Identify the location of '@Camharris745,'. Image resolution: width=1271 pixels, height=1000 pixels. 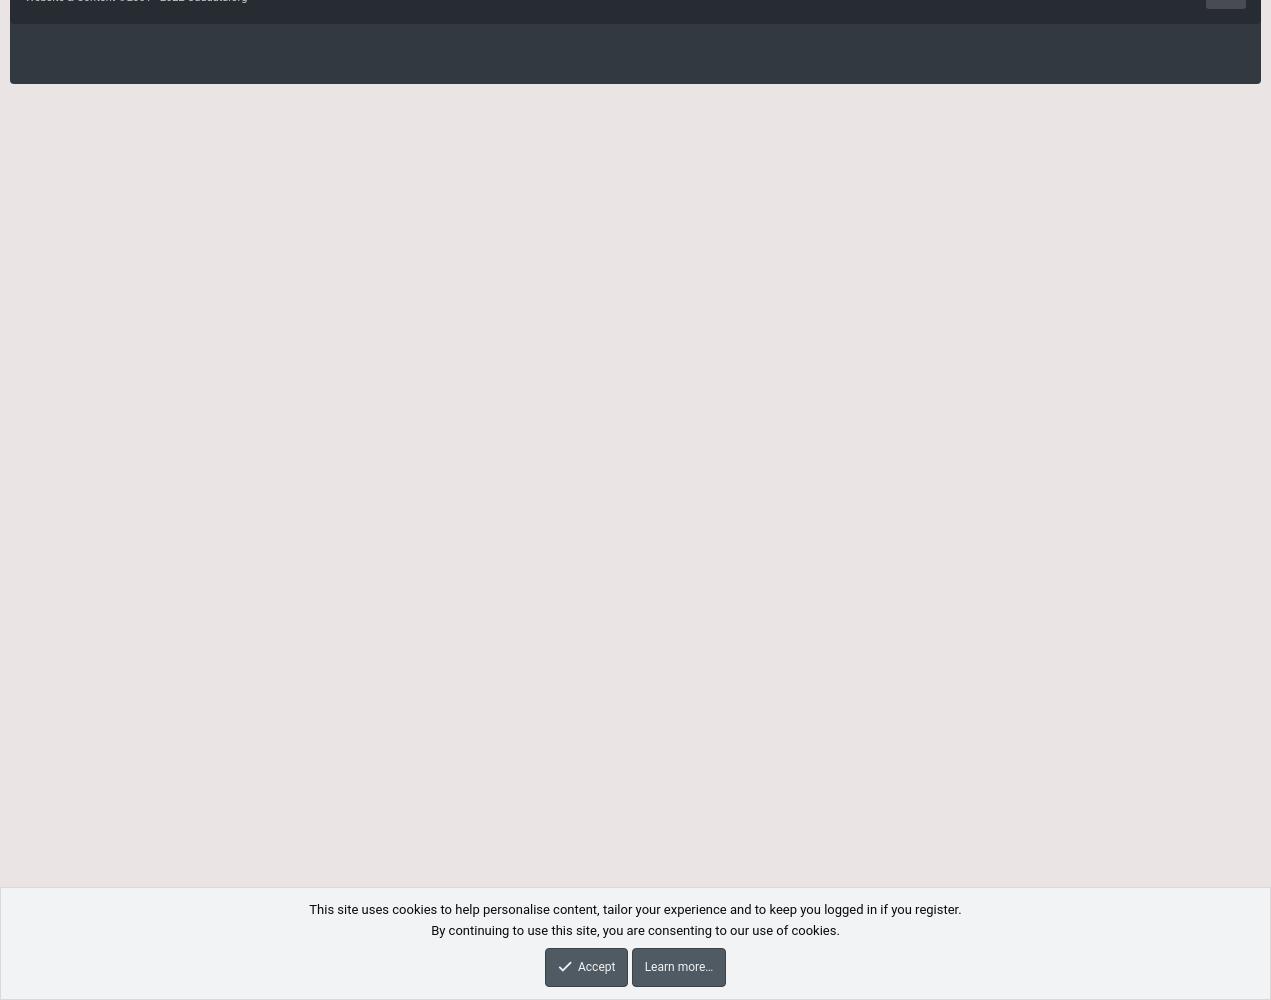
(146, 972).